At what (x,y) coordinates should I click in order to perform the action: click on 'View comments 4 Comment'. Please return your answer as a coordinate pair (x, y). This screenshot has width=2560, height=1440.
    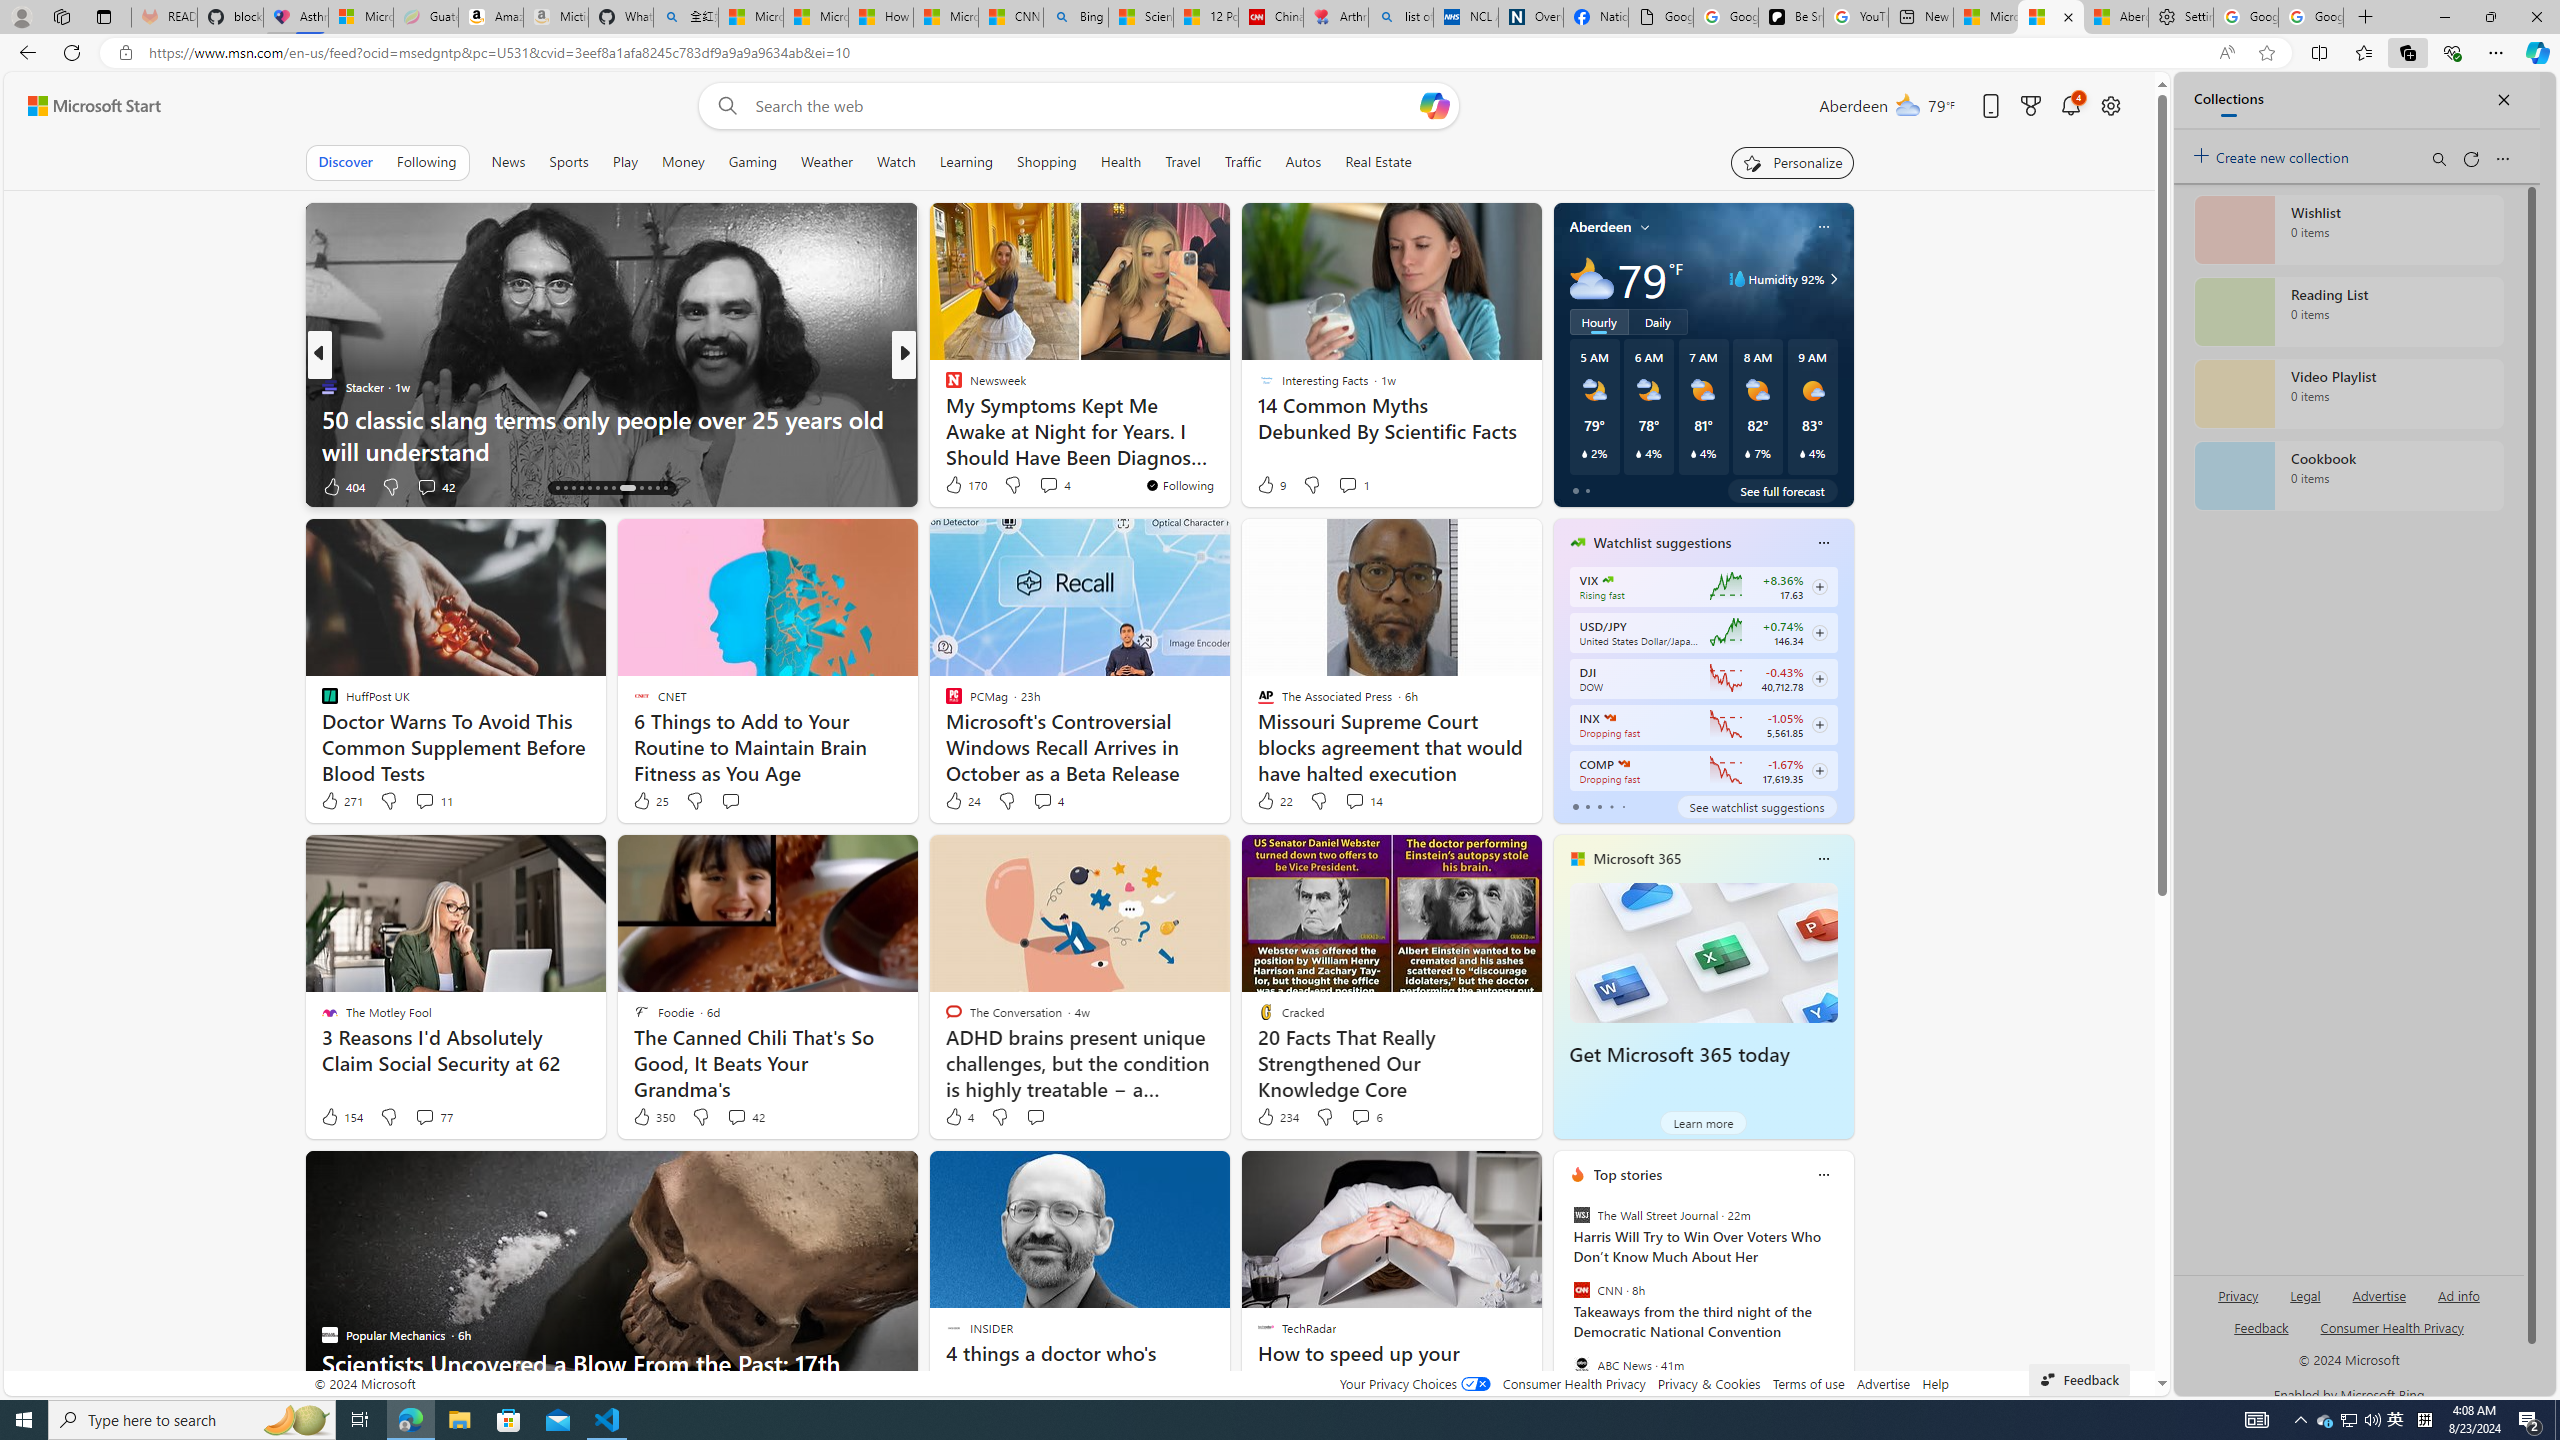
    Looking at the image, I should click on (1040, 800).